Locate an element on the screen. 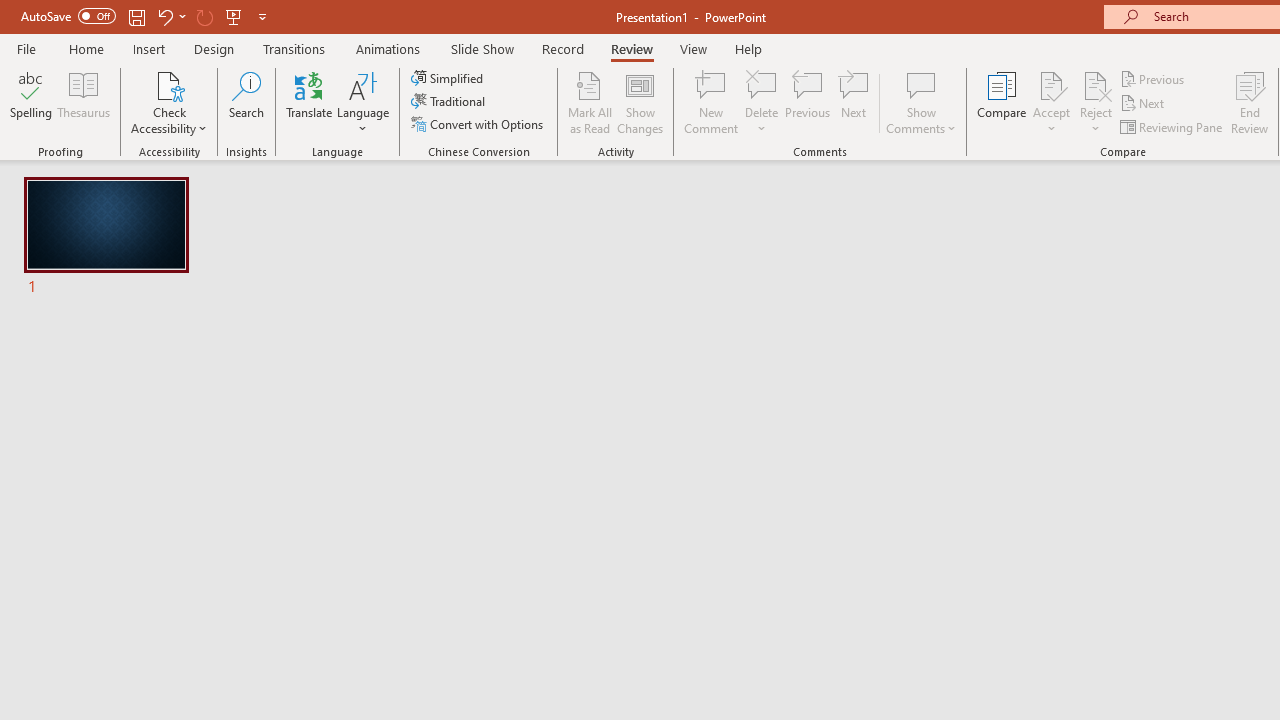  'Thesaurus...' is located at coordinates (82, 103).